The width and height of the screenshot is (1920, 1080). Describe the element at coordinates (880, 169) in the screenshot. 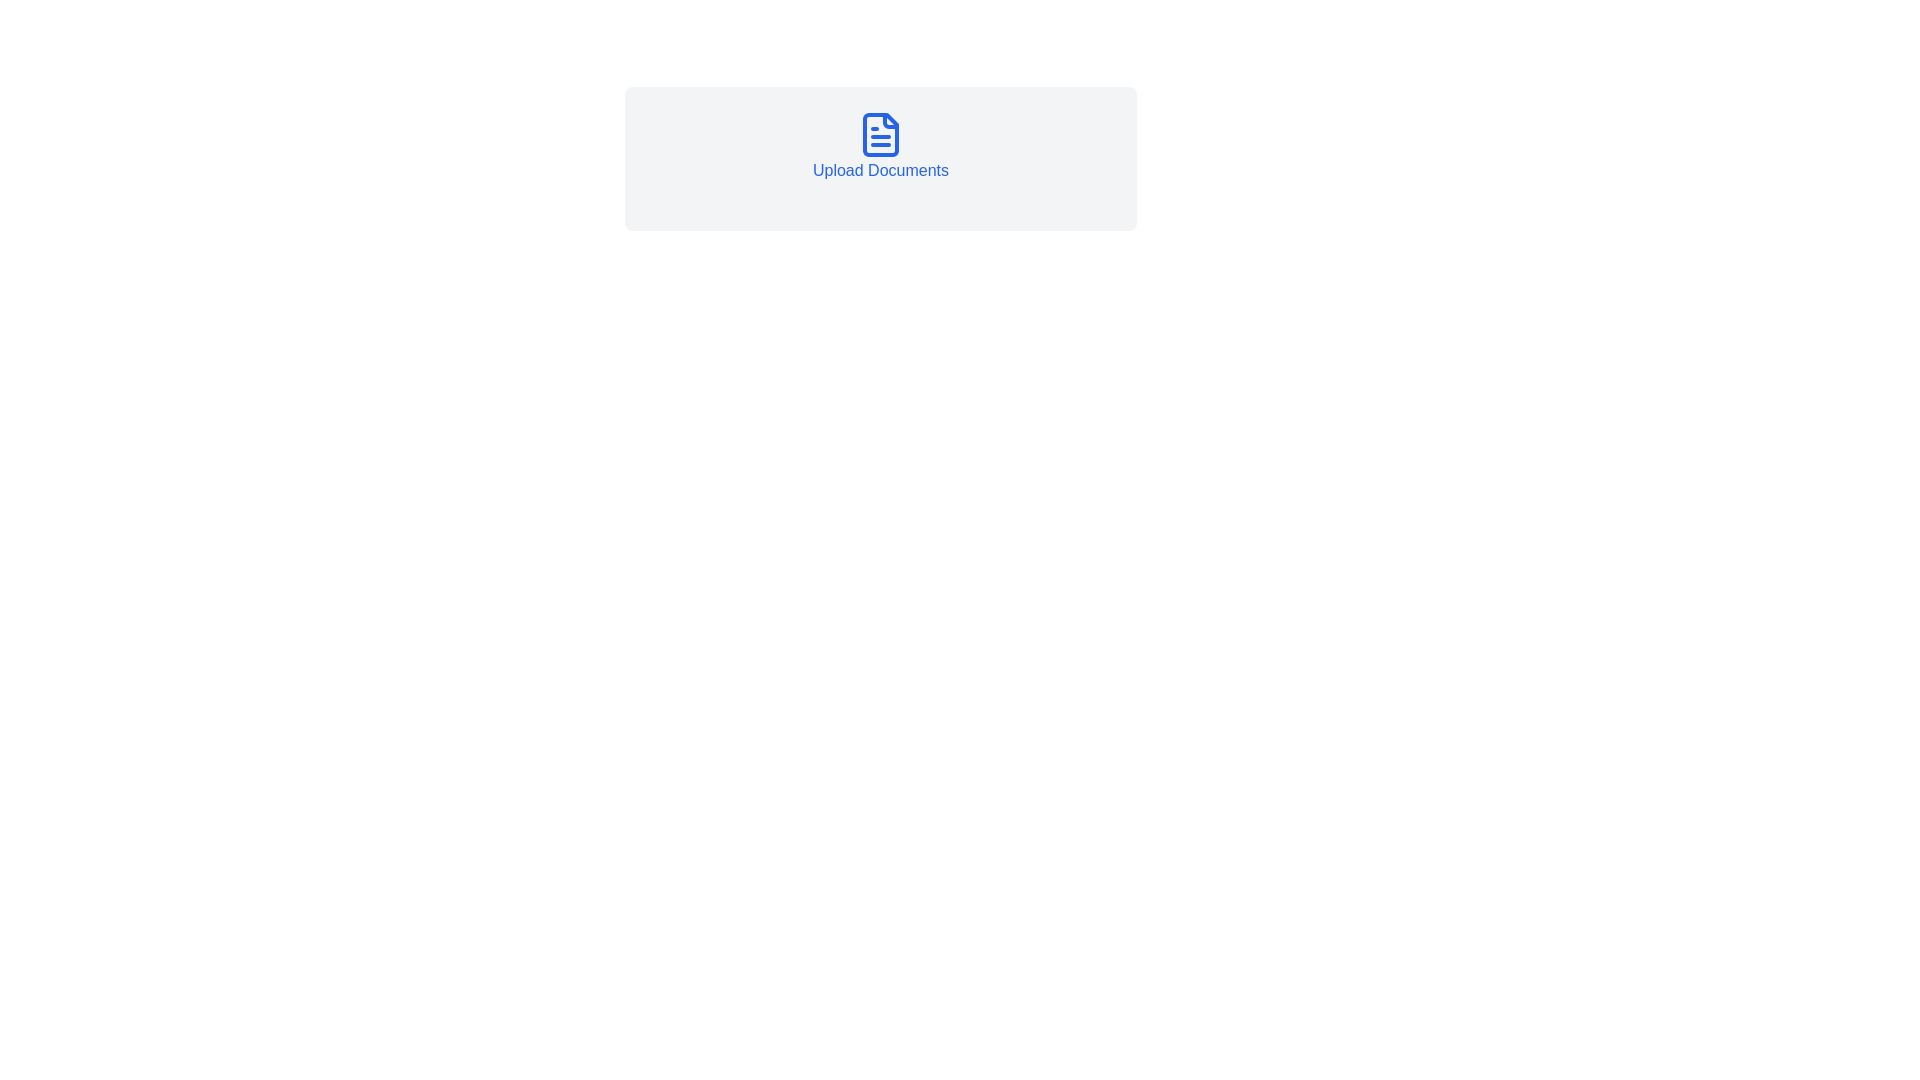

I see `the 'Upload Documents' label, which is styled in blue, bold letters and positioned below a file icon` at that location.